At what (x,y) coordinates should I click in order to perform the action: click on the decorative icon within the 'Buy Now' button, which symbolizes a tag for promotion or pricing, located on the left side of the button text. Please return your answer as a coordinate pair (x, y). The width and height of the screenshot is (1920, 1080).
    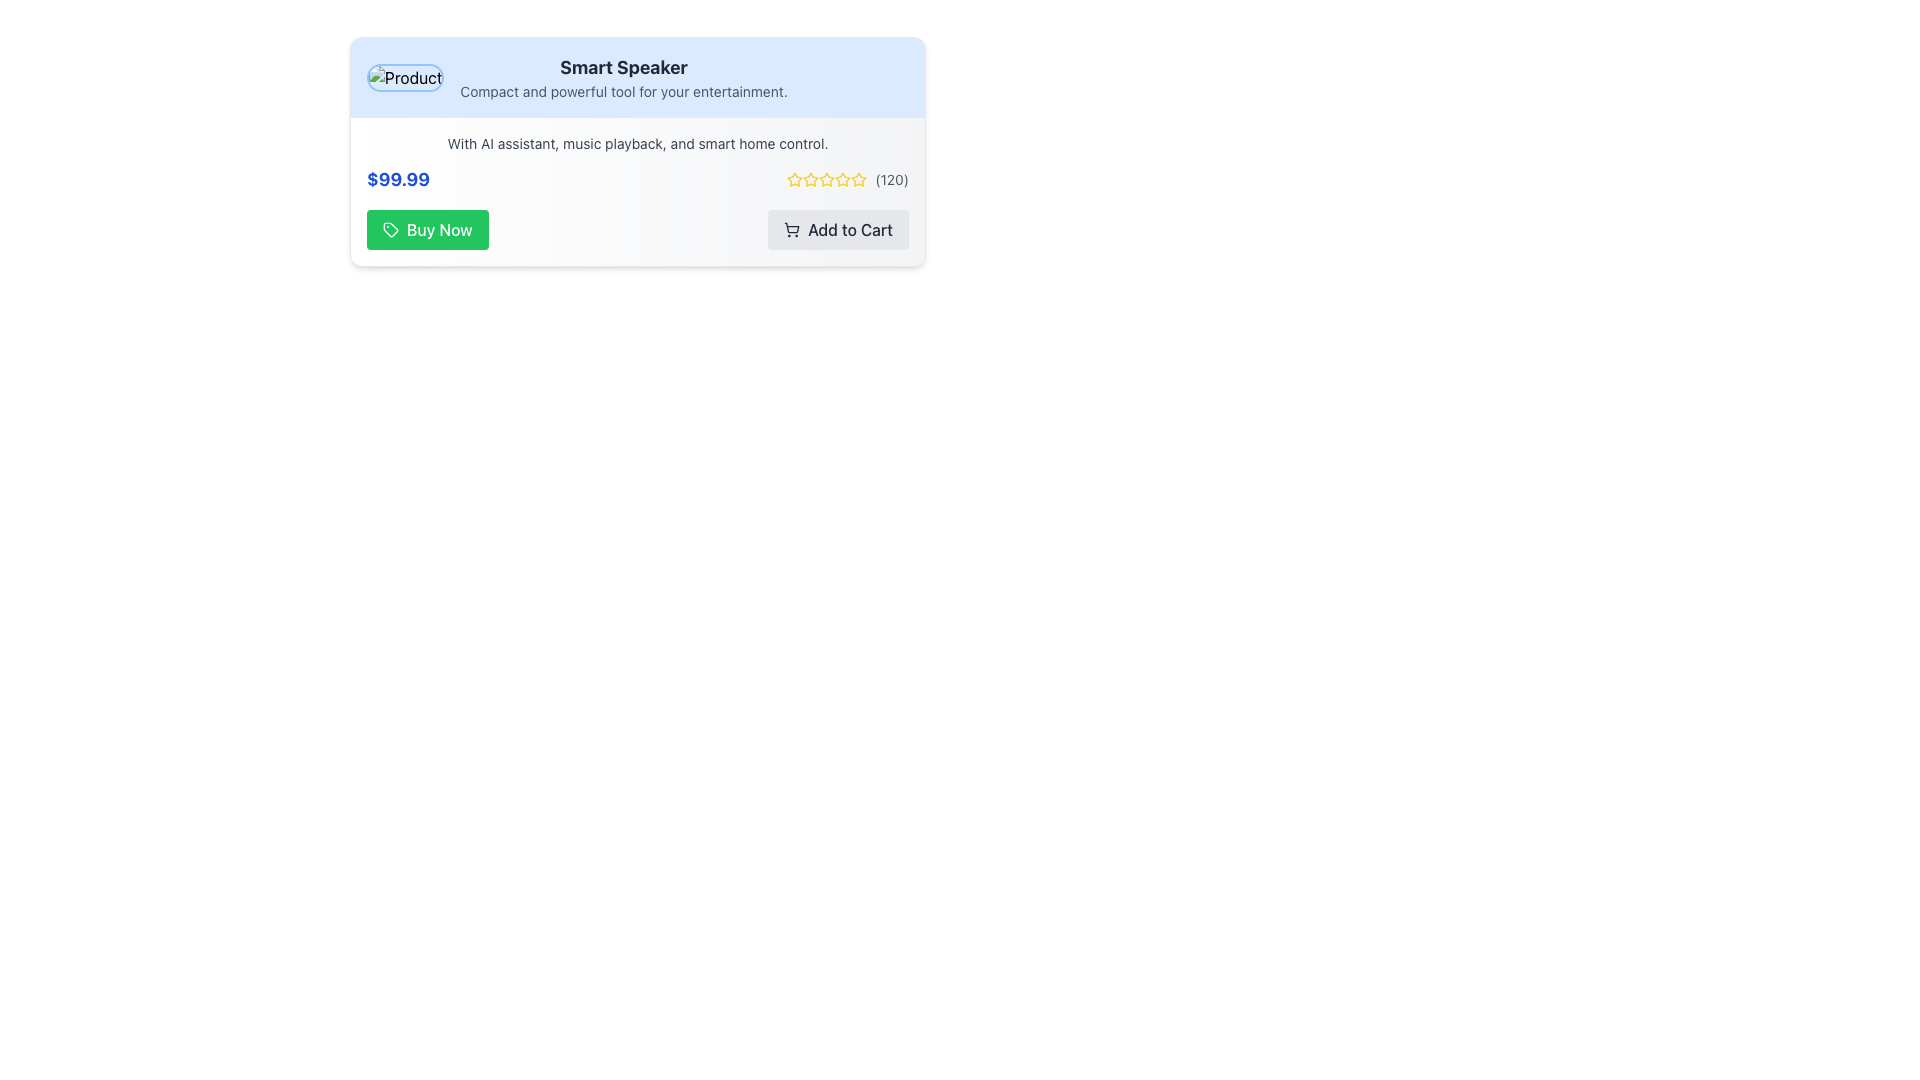
    Looking at the image, I should click on (390, 229).